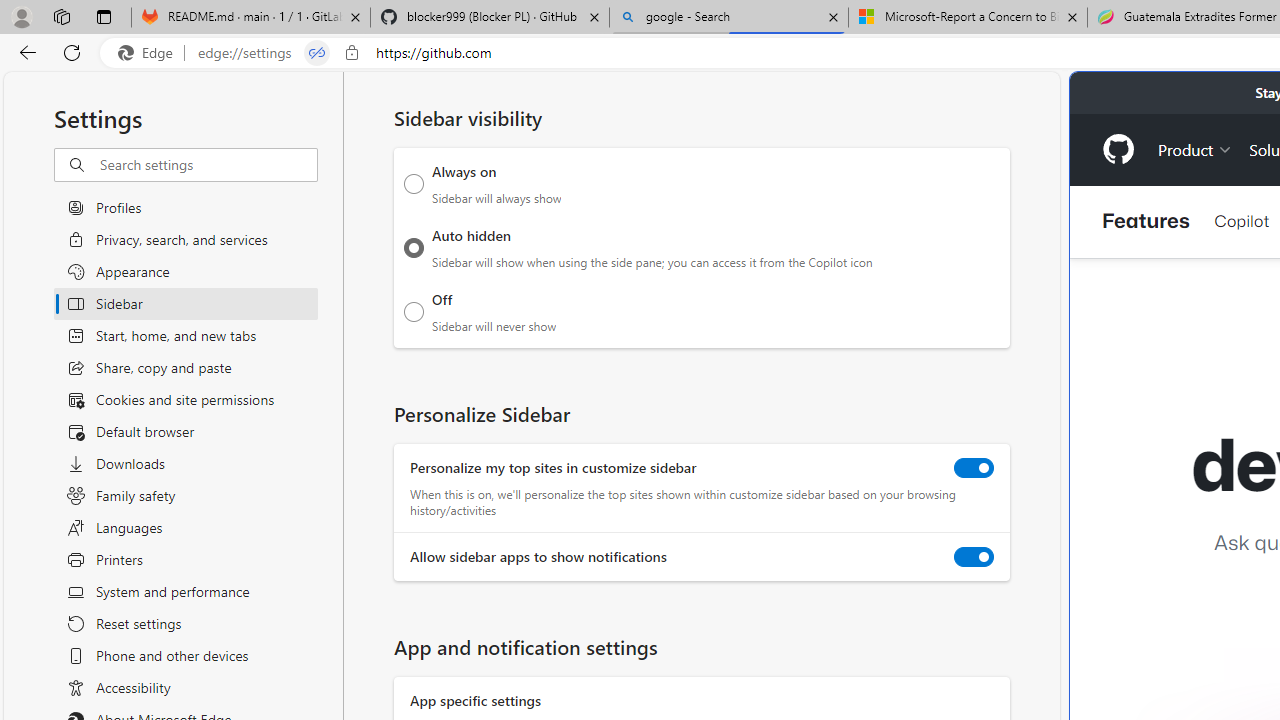 This screenshot has width=1280, height=720. What do you see at coordinates (316, 52) in the screenshot?
I see `'Tabs in split screen'` at bounding box center [316, 52].